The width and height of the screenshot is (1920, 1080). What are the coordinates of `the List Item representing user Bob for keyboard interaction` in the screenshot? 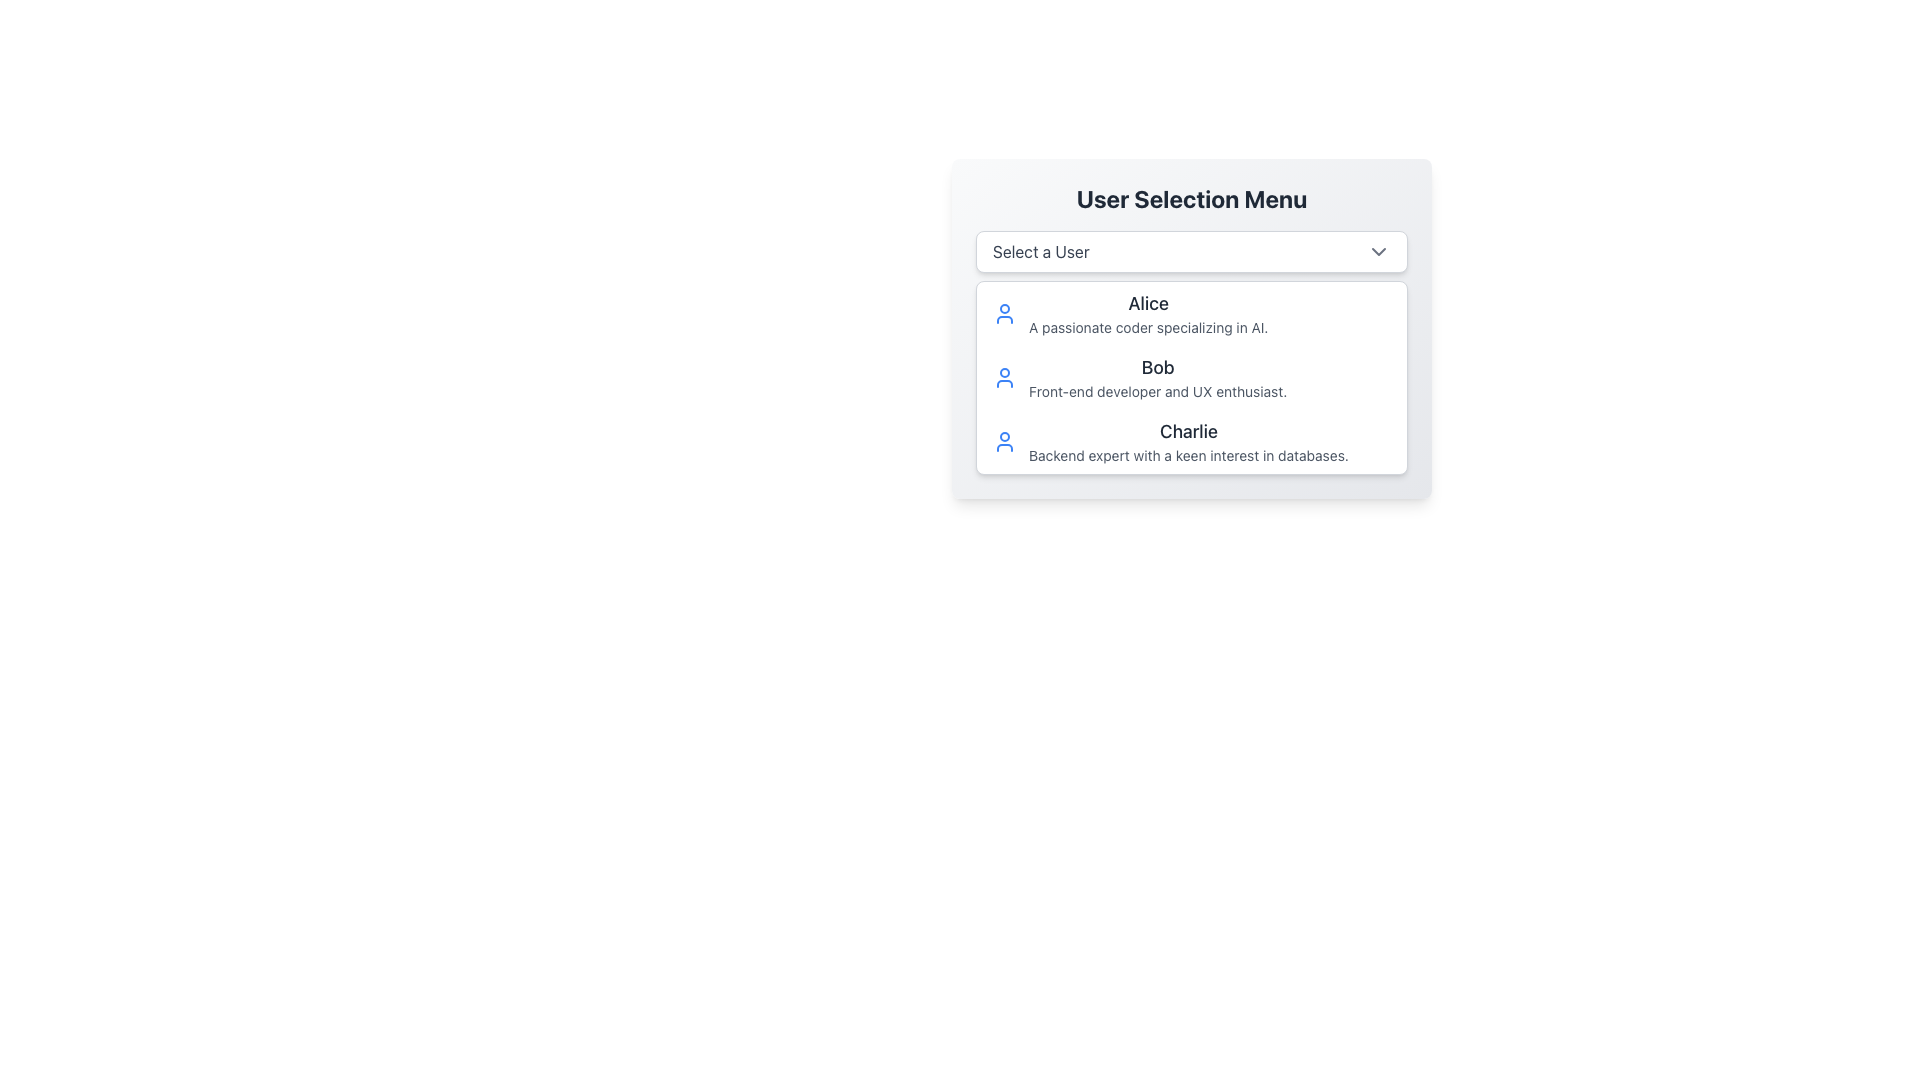 It's located at (1191, 378).